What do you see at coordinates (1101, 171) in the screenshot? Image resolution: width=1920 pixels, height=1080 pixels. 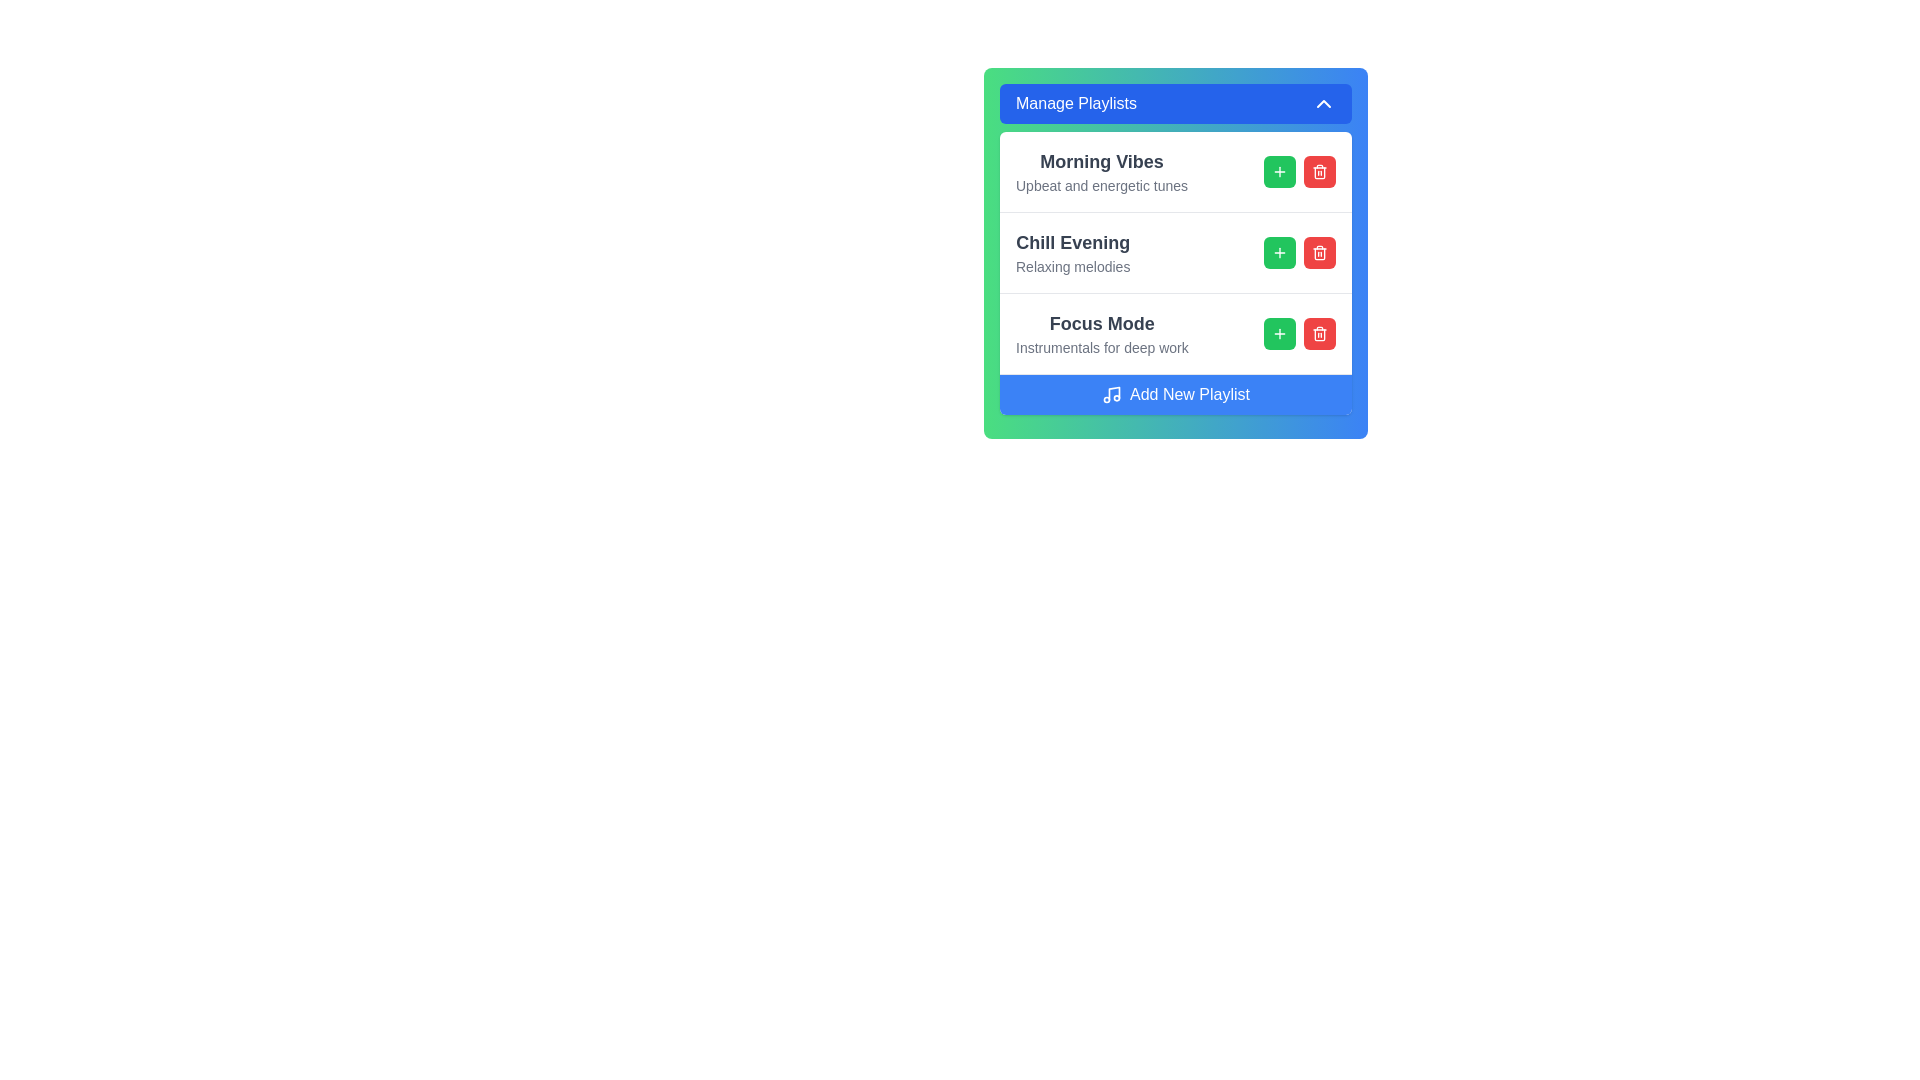 I see `the text label displaying 'Morning Vibes', which is styled with a large, bold, gray font and serves as a title for a playlist` at bounding box center [1101, 171].